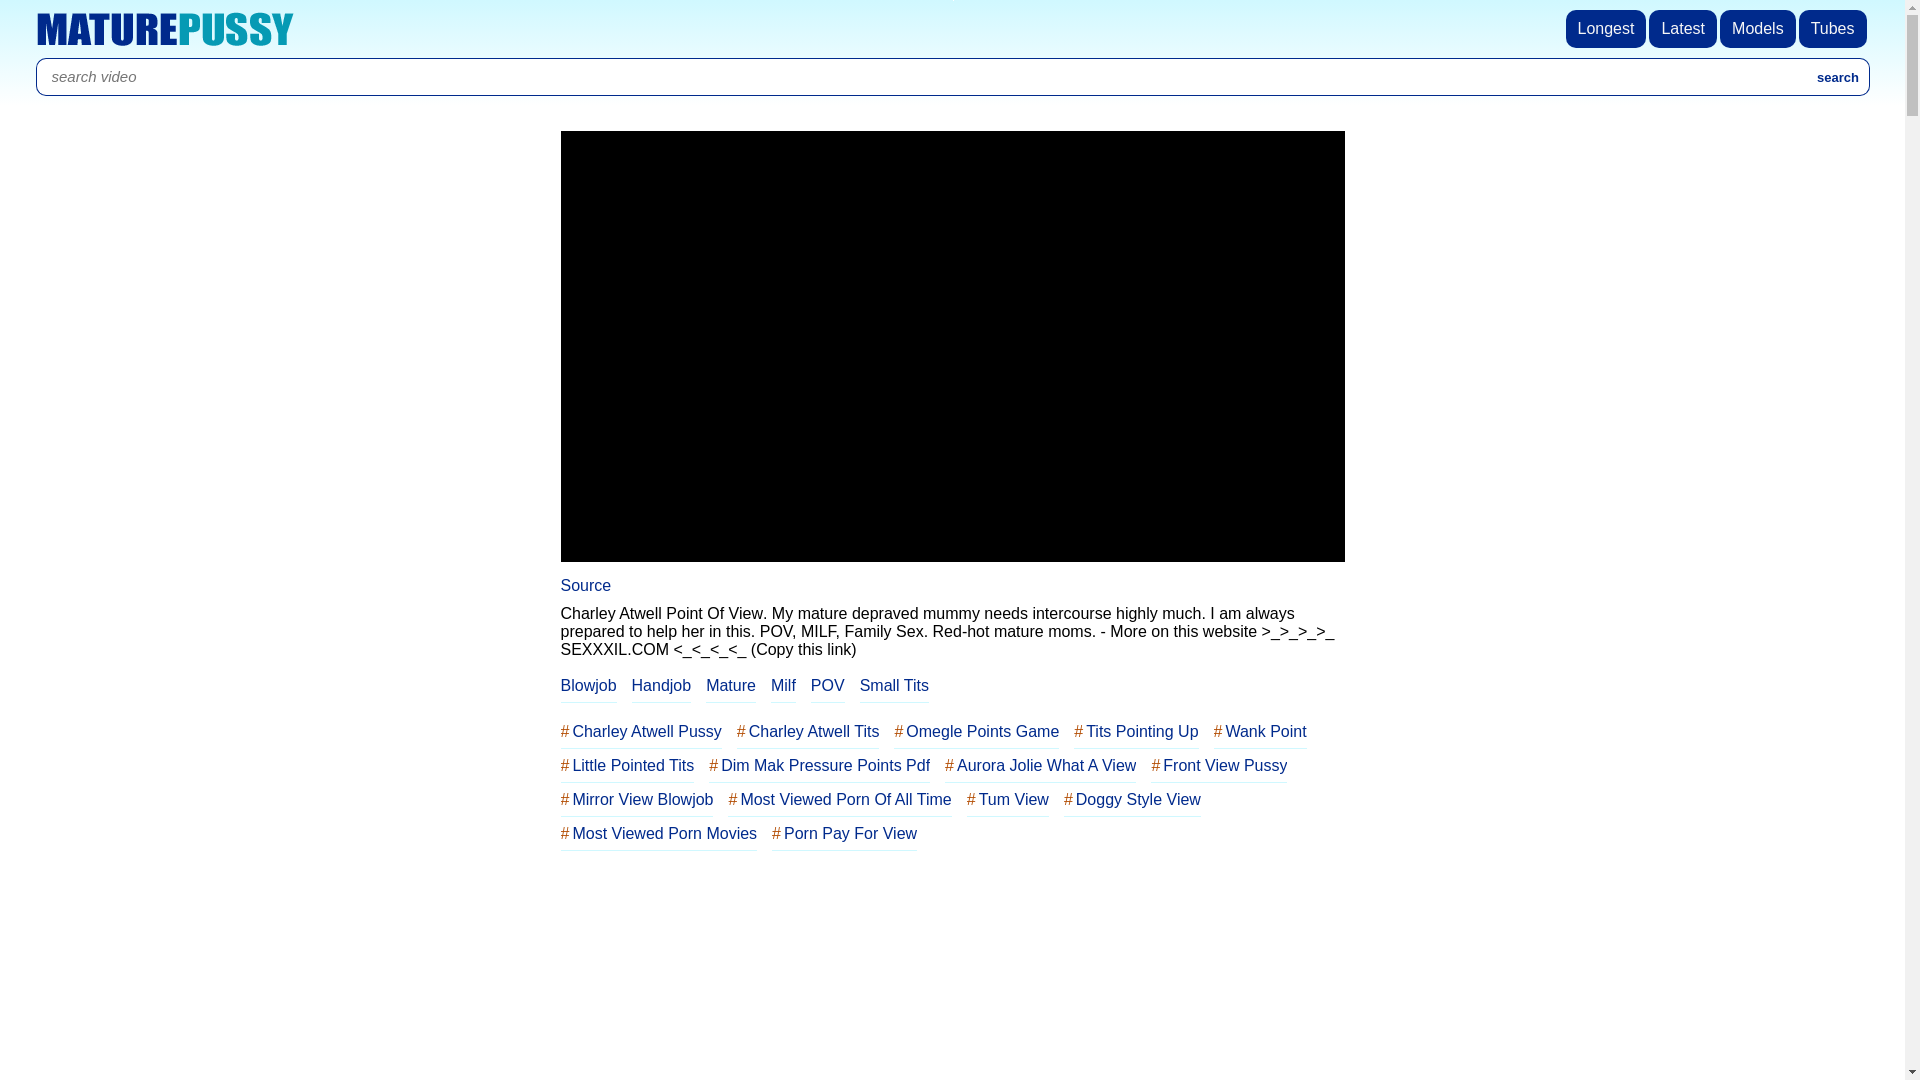 The image size is (1920, 1080). What do you see at coordinates (1218, 765) in the screenshot?
I see `'Front View Pussy'` at bounding box center [1218, 765].